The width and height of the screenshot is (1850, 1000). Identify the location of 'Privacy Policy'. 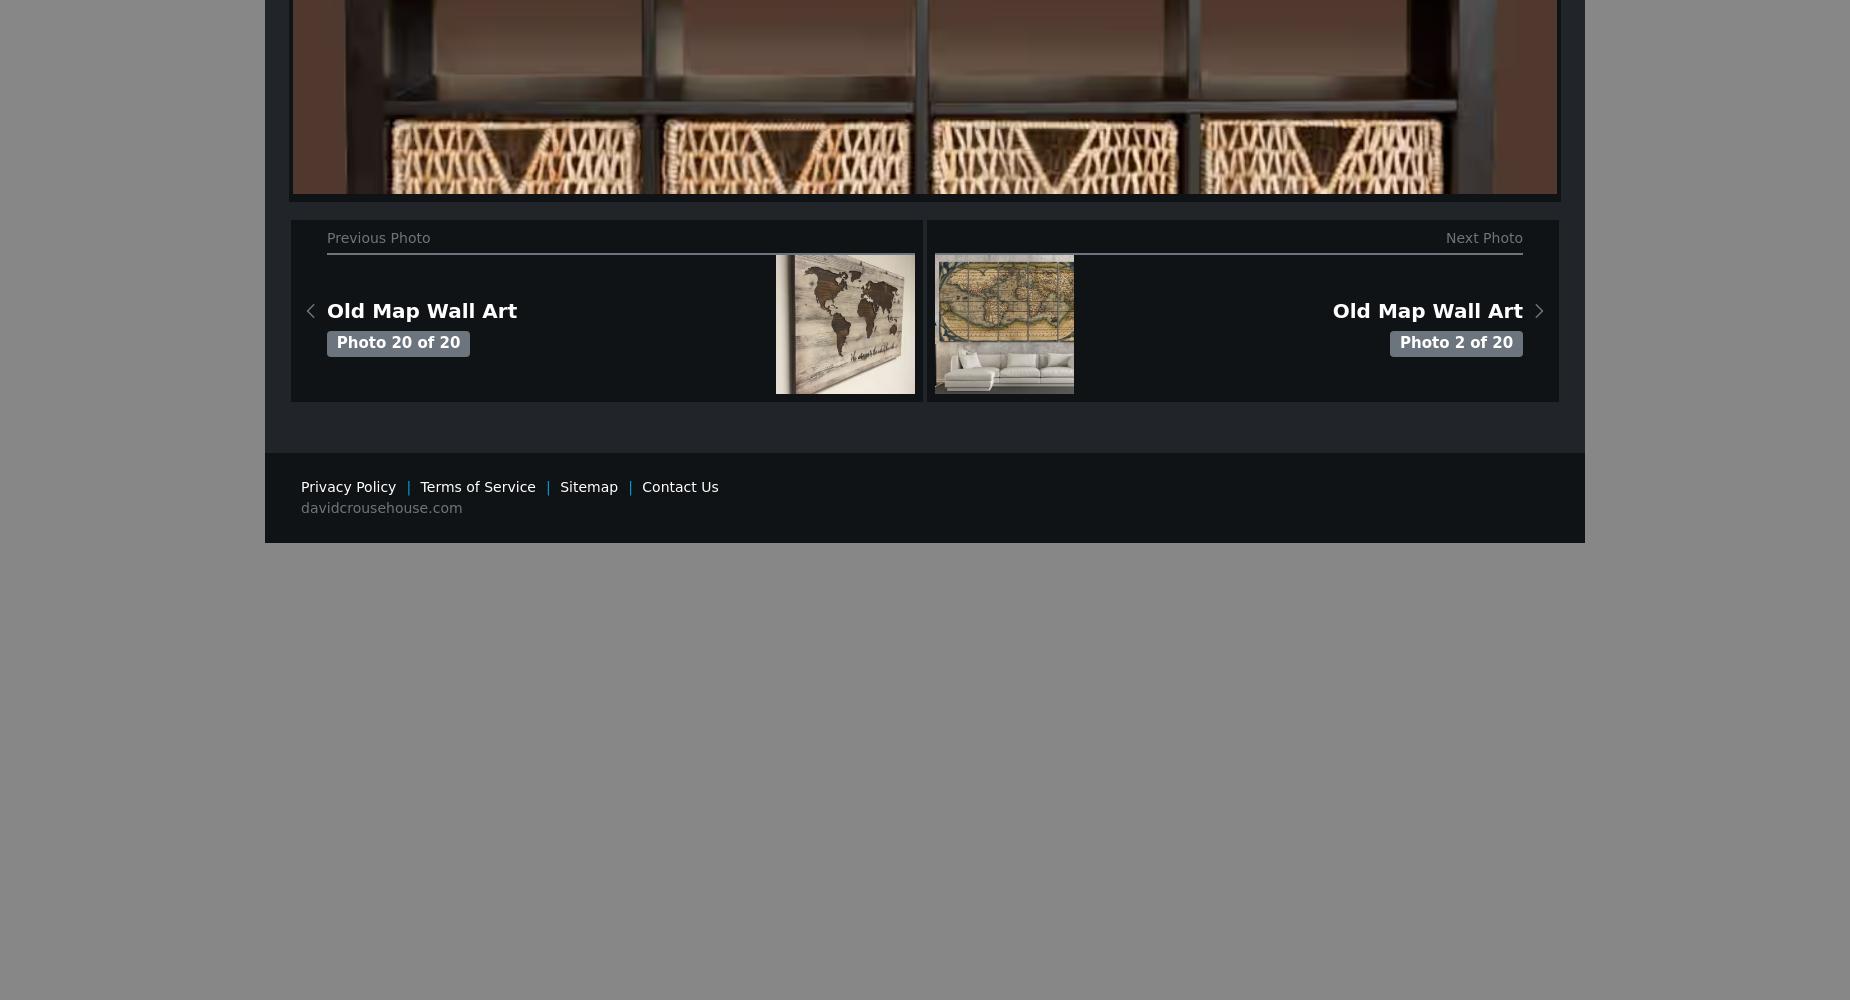
(347, 485).